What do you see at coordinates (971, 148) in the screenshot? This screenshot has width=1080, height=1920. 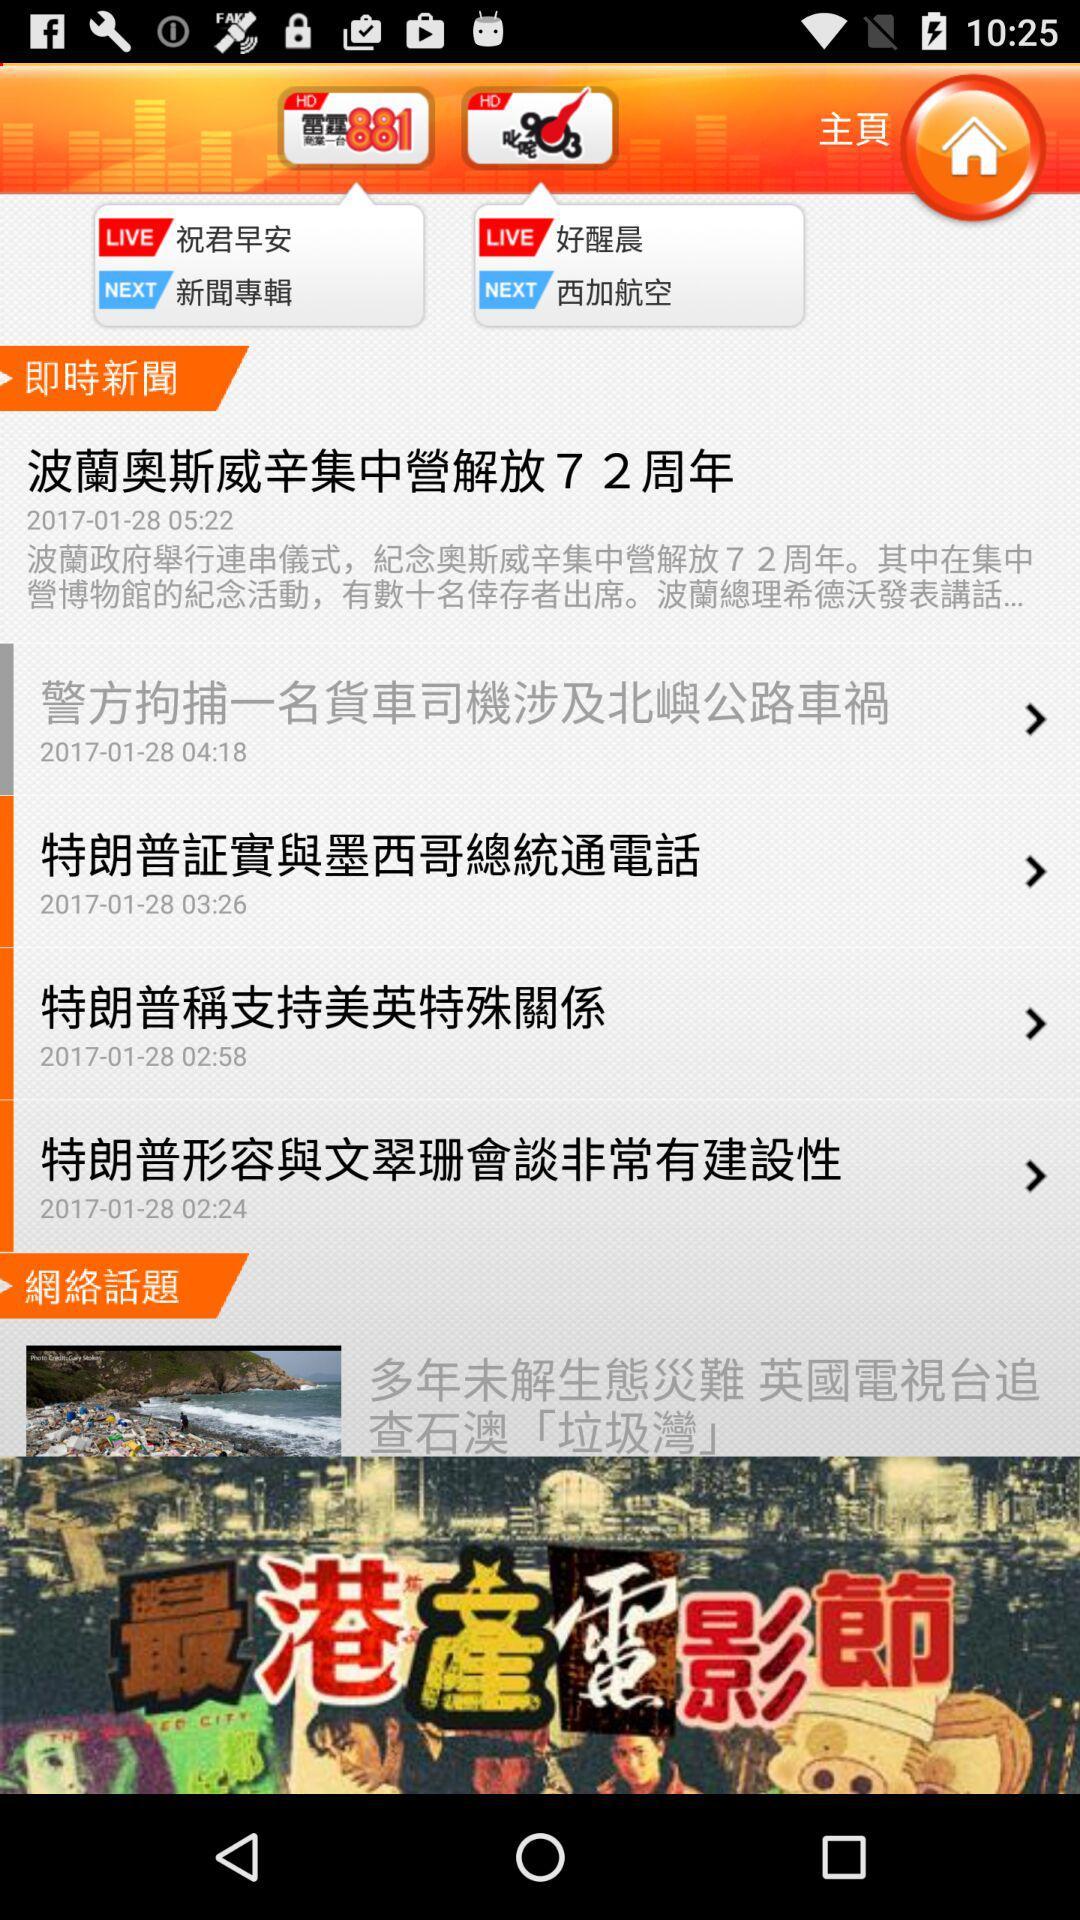 I see `home page the article` at bounding box center [971, 148].